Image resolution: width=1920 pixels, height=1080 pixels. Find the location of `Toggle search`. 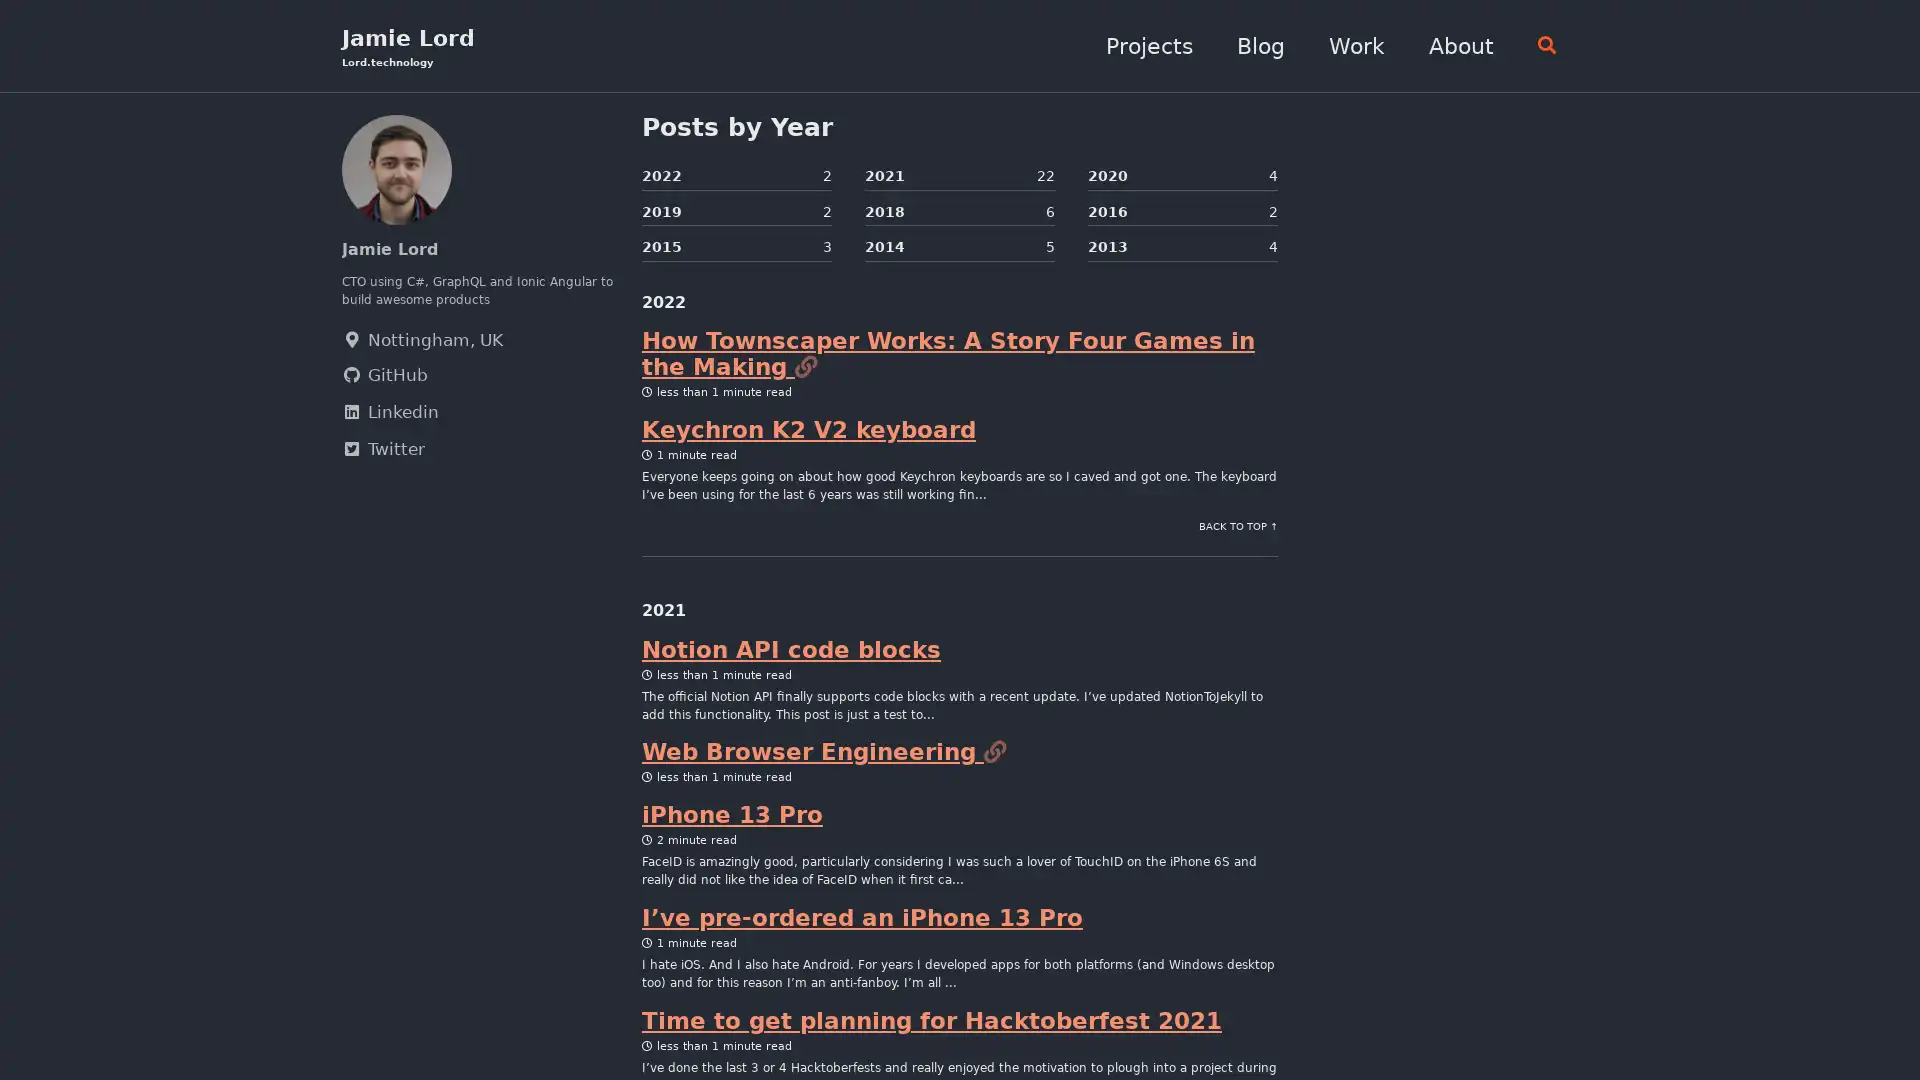

Toggle search is located at coordinates (1538, 46).